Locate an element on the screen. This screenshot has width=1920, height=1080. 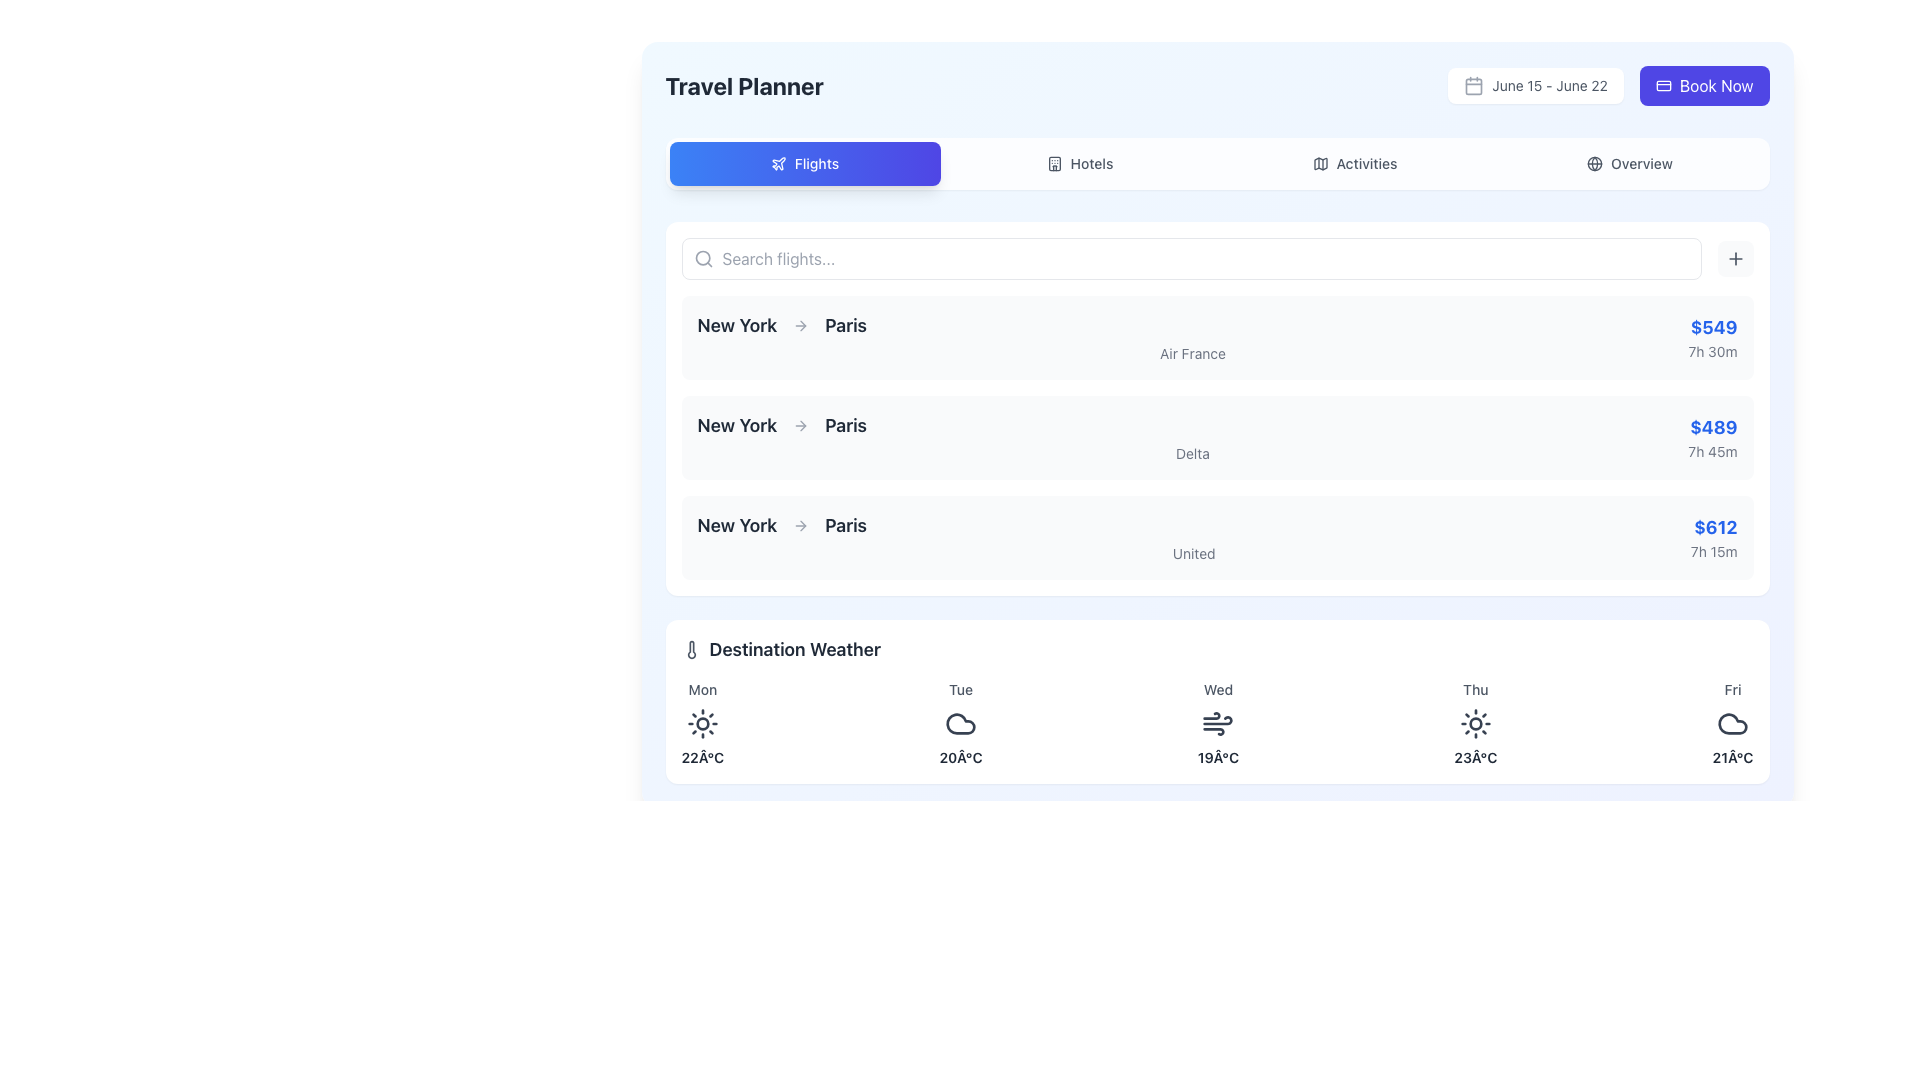
the textual information block that details the flight from New York to Paris, provided by United Airlines, located in the bottom-right corner of the third card is located at coordinates (1713, 536).